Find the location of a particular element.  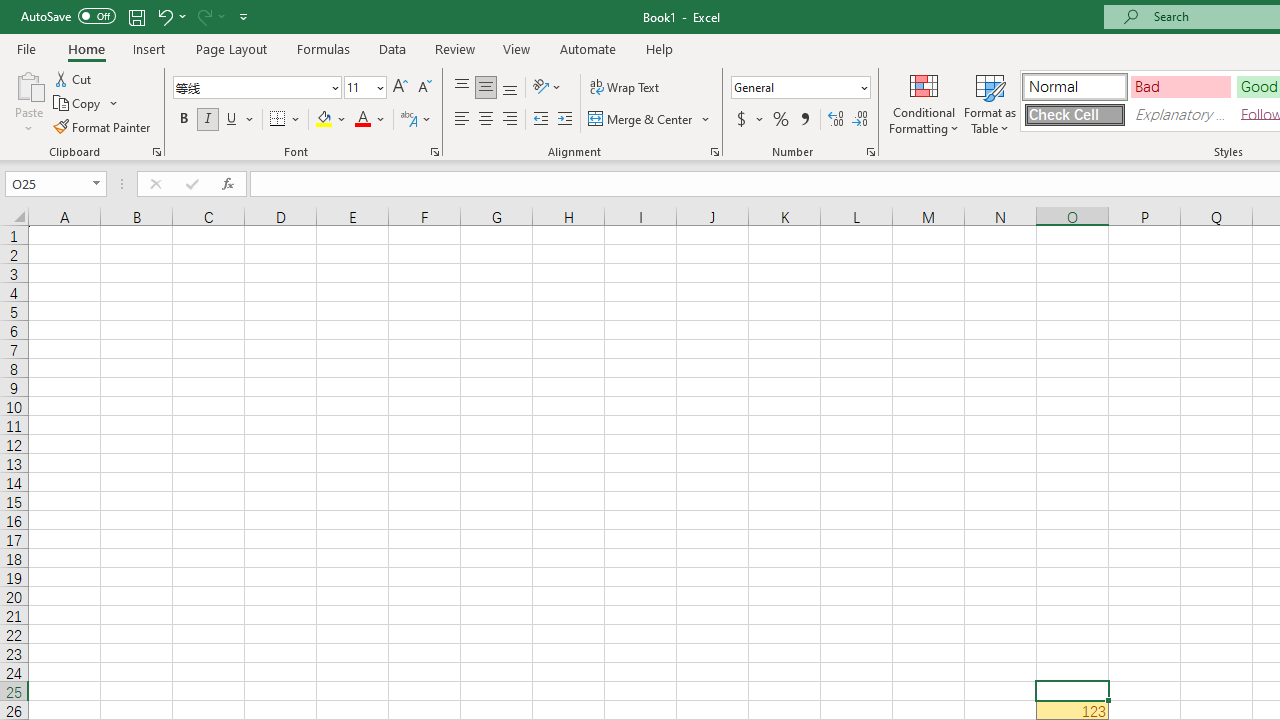

'Fill Color RGB(255, 255, 0)' is located at coordinates (324, 119).